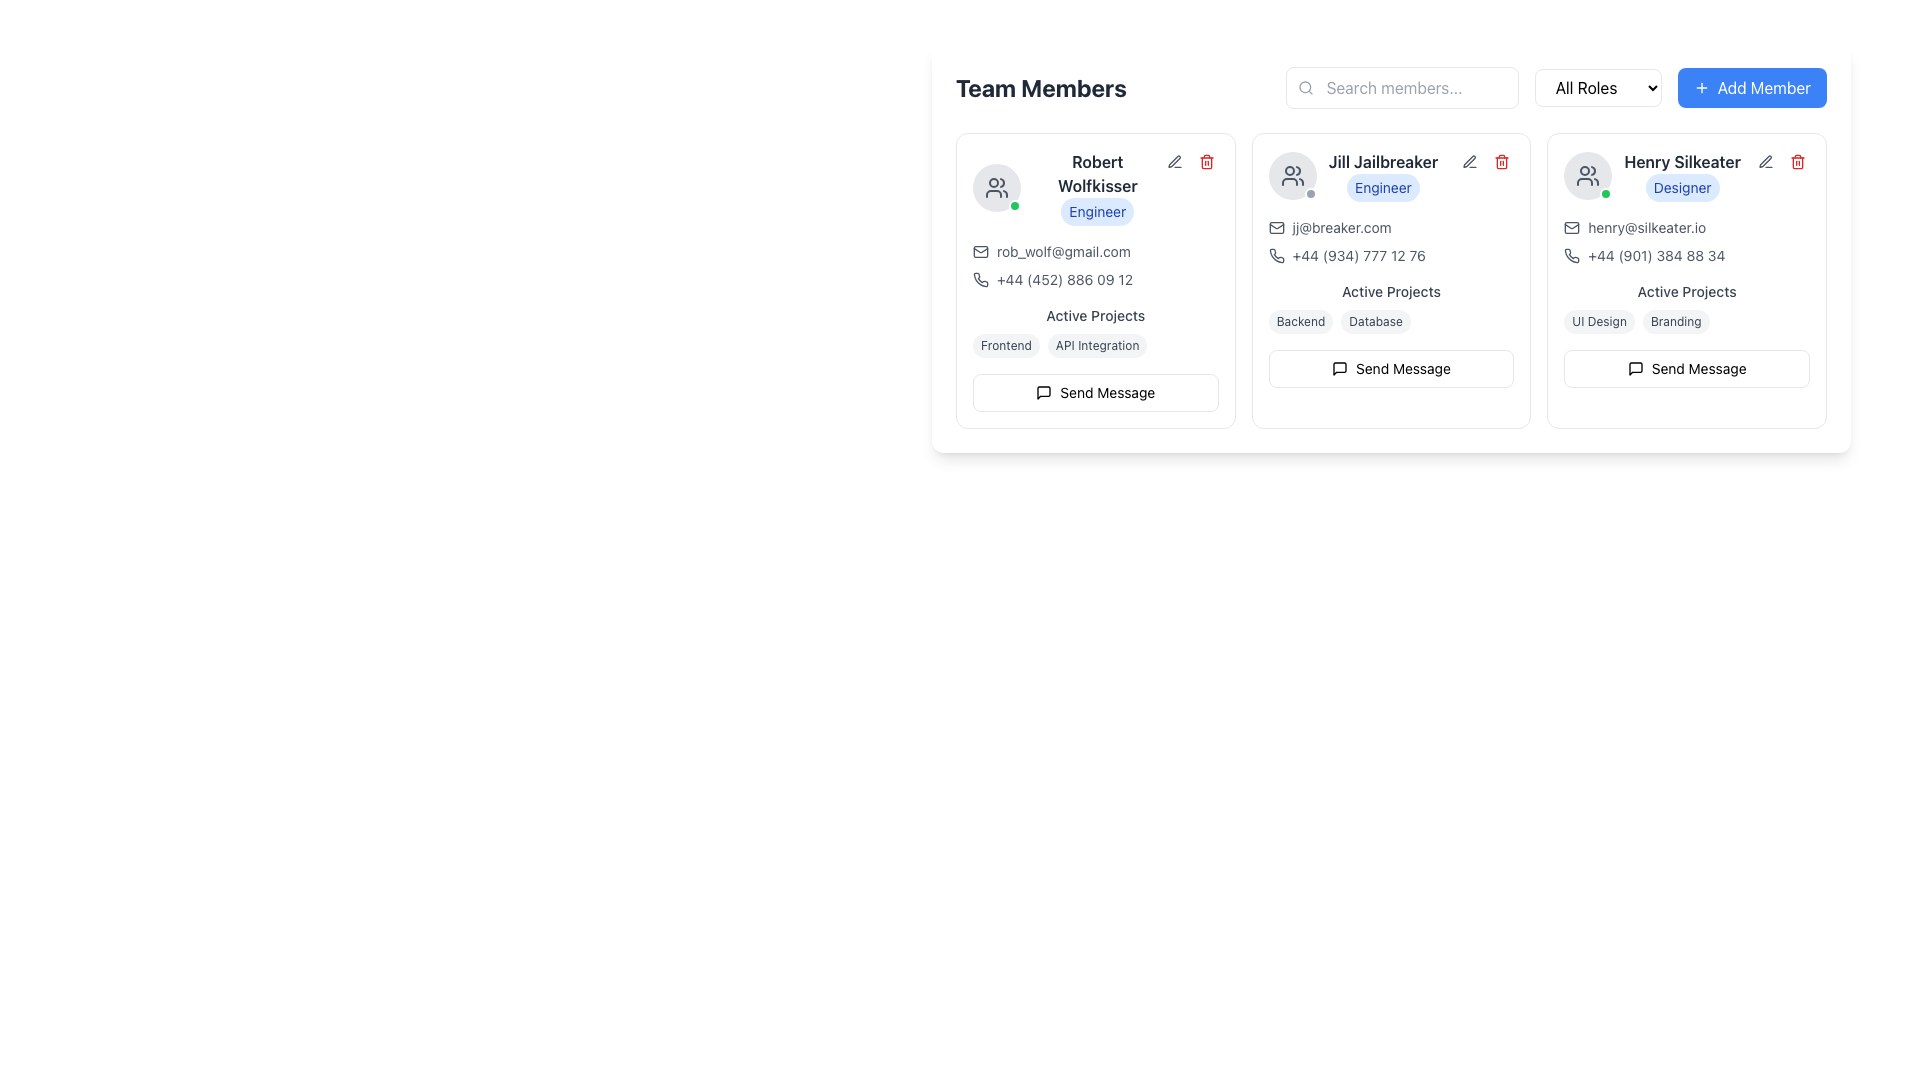 The width and height of the screenshot is (1920, 1080). Describe the element at coordinates (980, 250) in the screenshot. I see `the rectangular graphical component with a rounded border` at that location.